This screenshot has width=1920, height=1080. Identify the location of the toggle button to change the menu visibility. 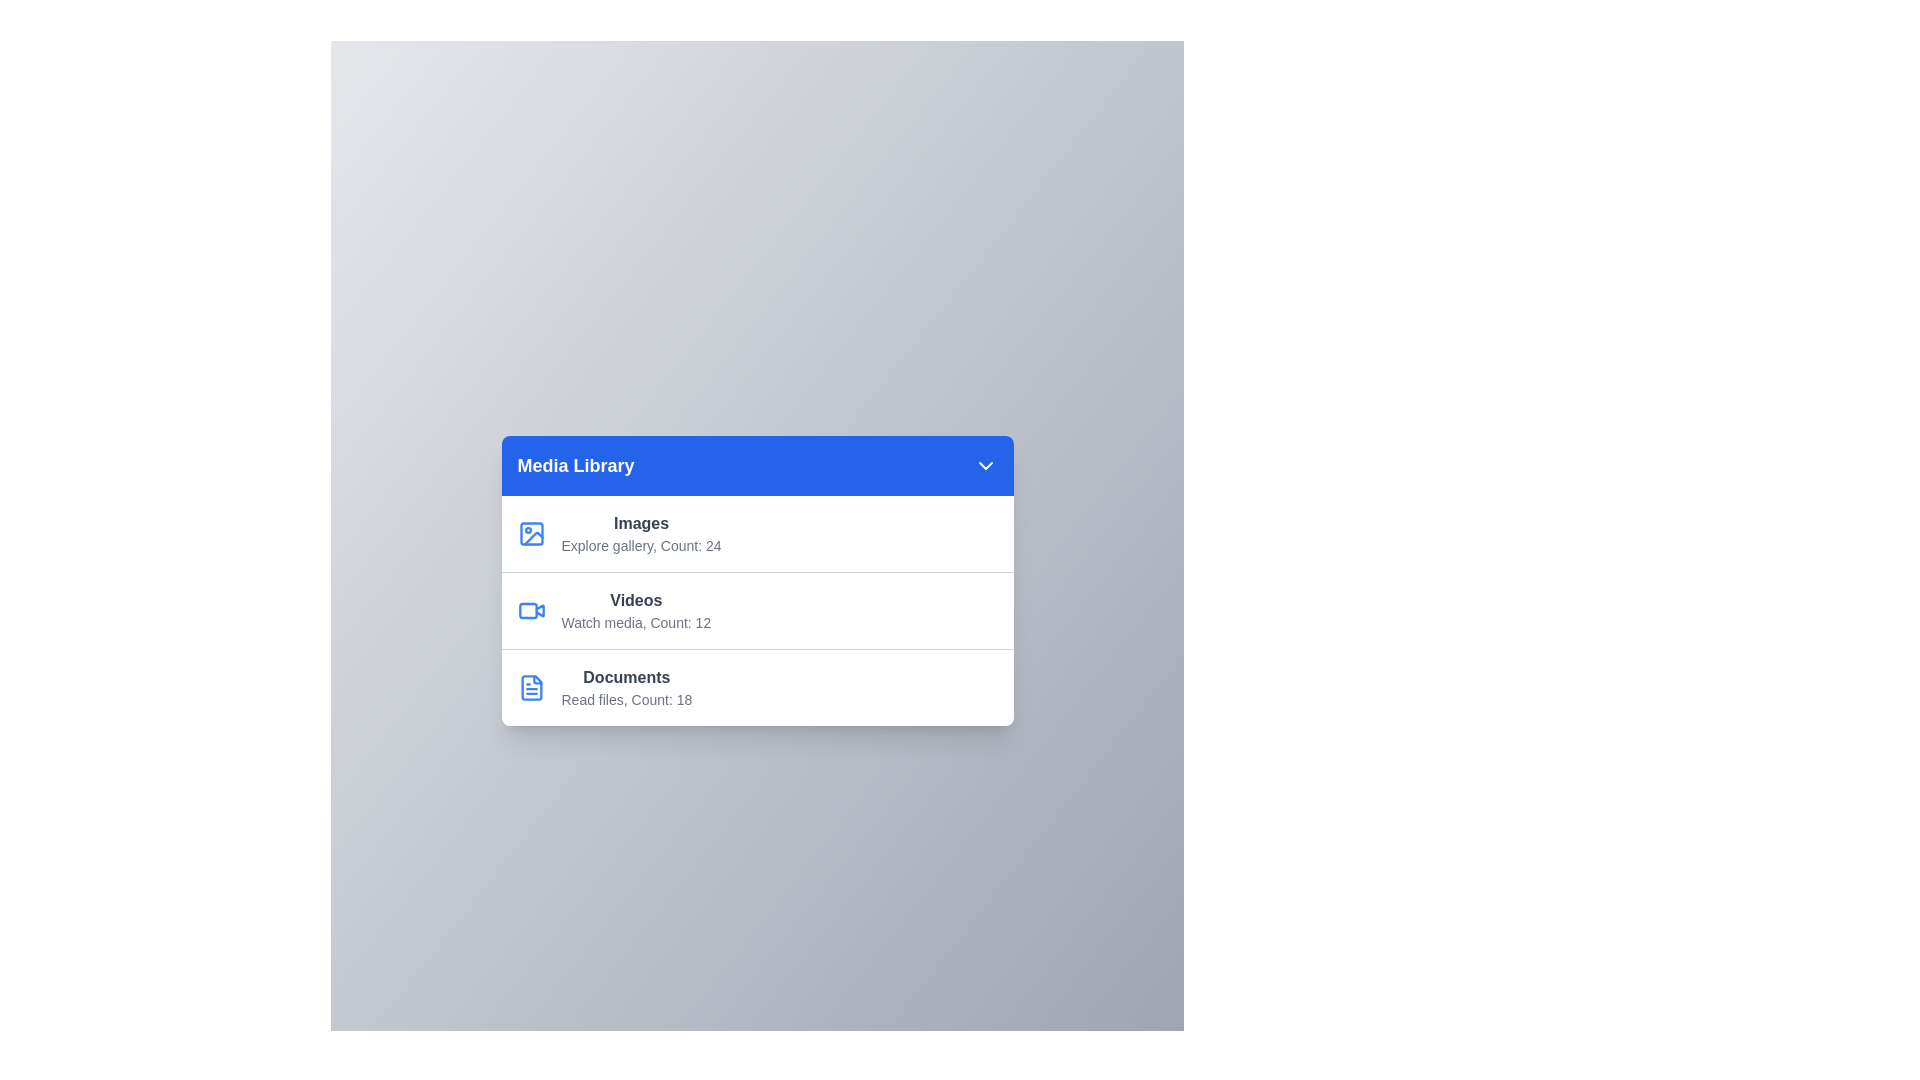
(985, 466).